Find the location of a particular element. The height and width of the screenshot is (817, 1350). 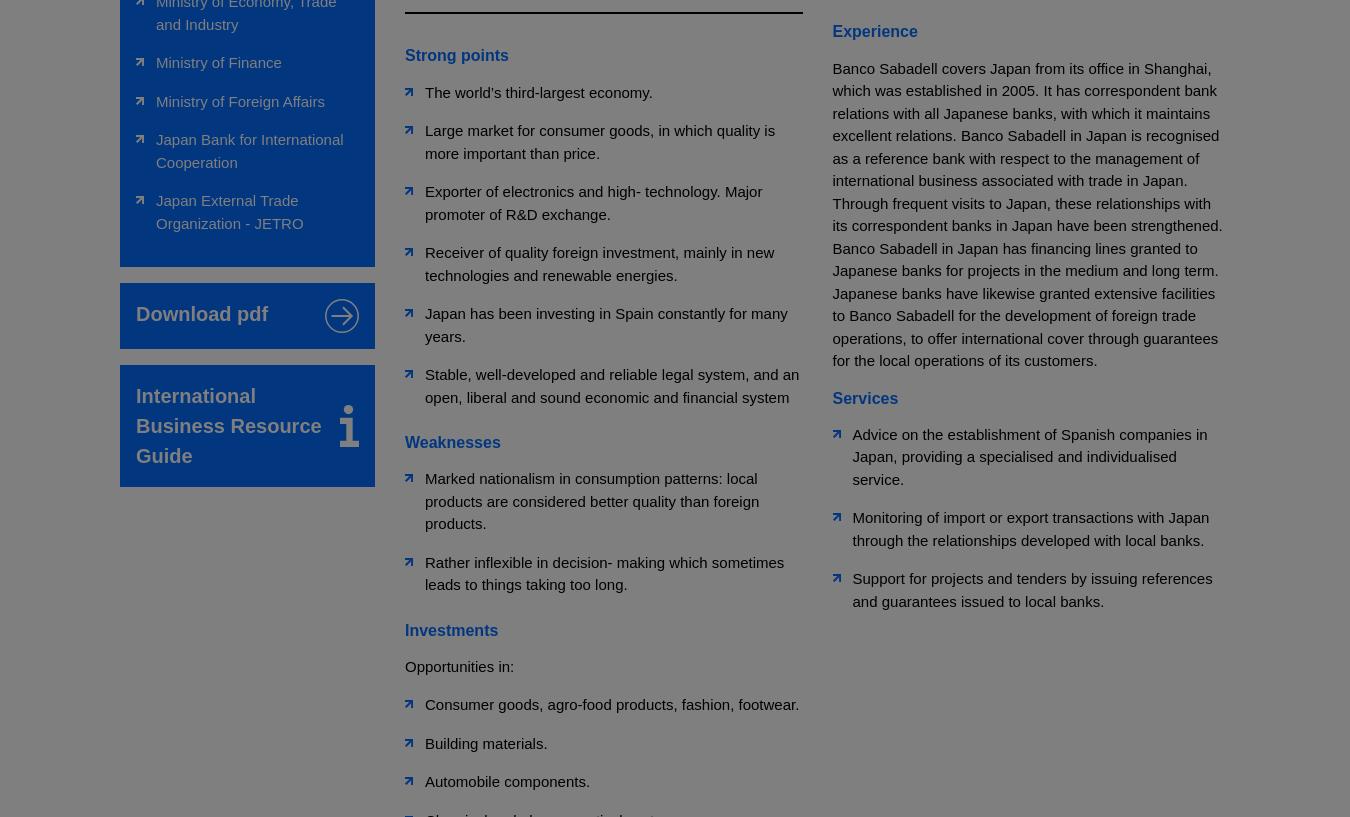

'Ministry of Foreign Affairs' is located at coordinates (239, 100).